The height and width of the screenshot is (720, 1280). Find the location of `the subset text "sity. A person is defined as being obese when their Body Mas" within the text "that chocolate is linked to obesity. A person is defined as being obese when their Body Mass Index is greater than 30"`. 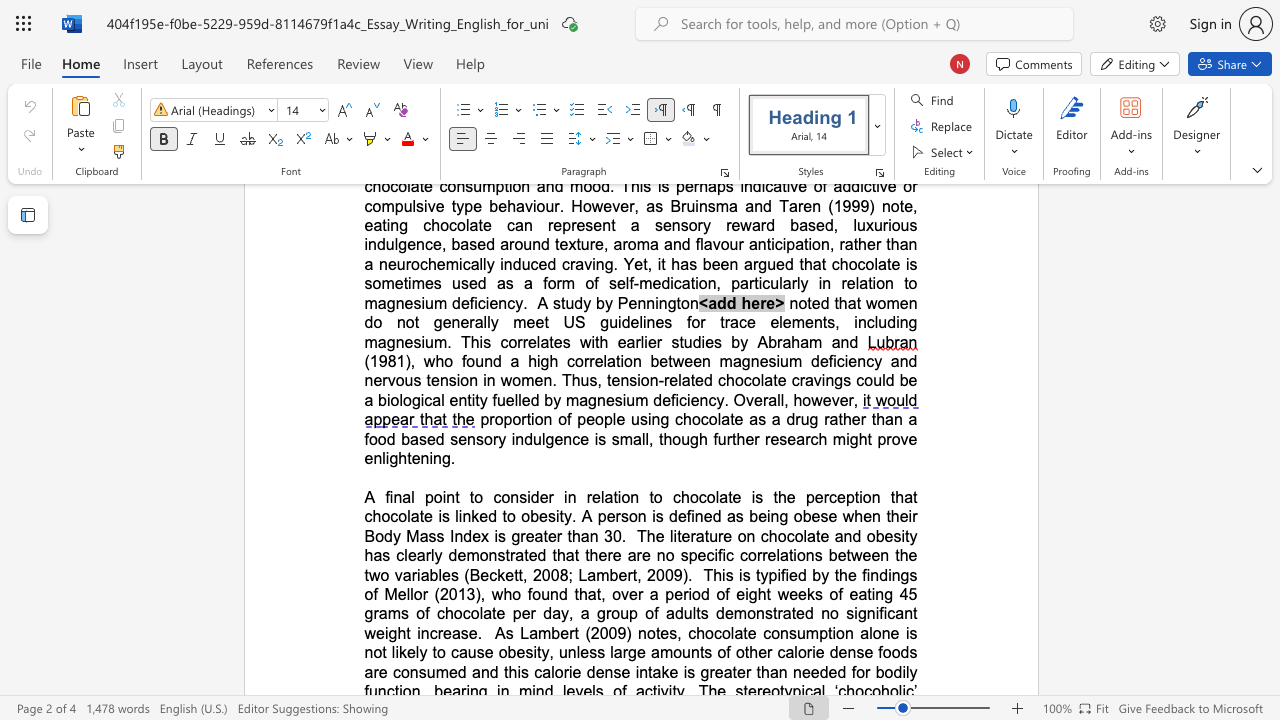

the subset text "sity. A person is defined as being obese when their Body Mas" within the text "that chocolate is linked to obesity. A person is defined as being obese when their Body Mass Index is greater than 30" is located at coordinates (547, 515).